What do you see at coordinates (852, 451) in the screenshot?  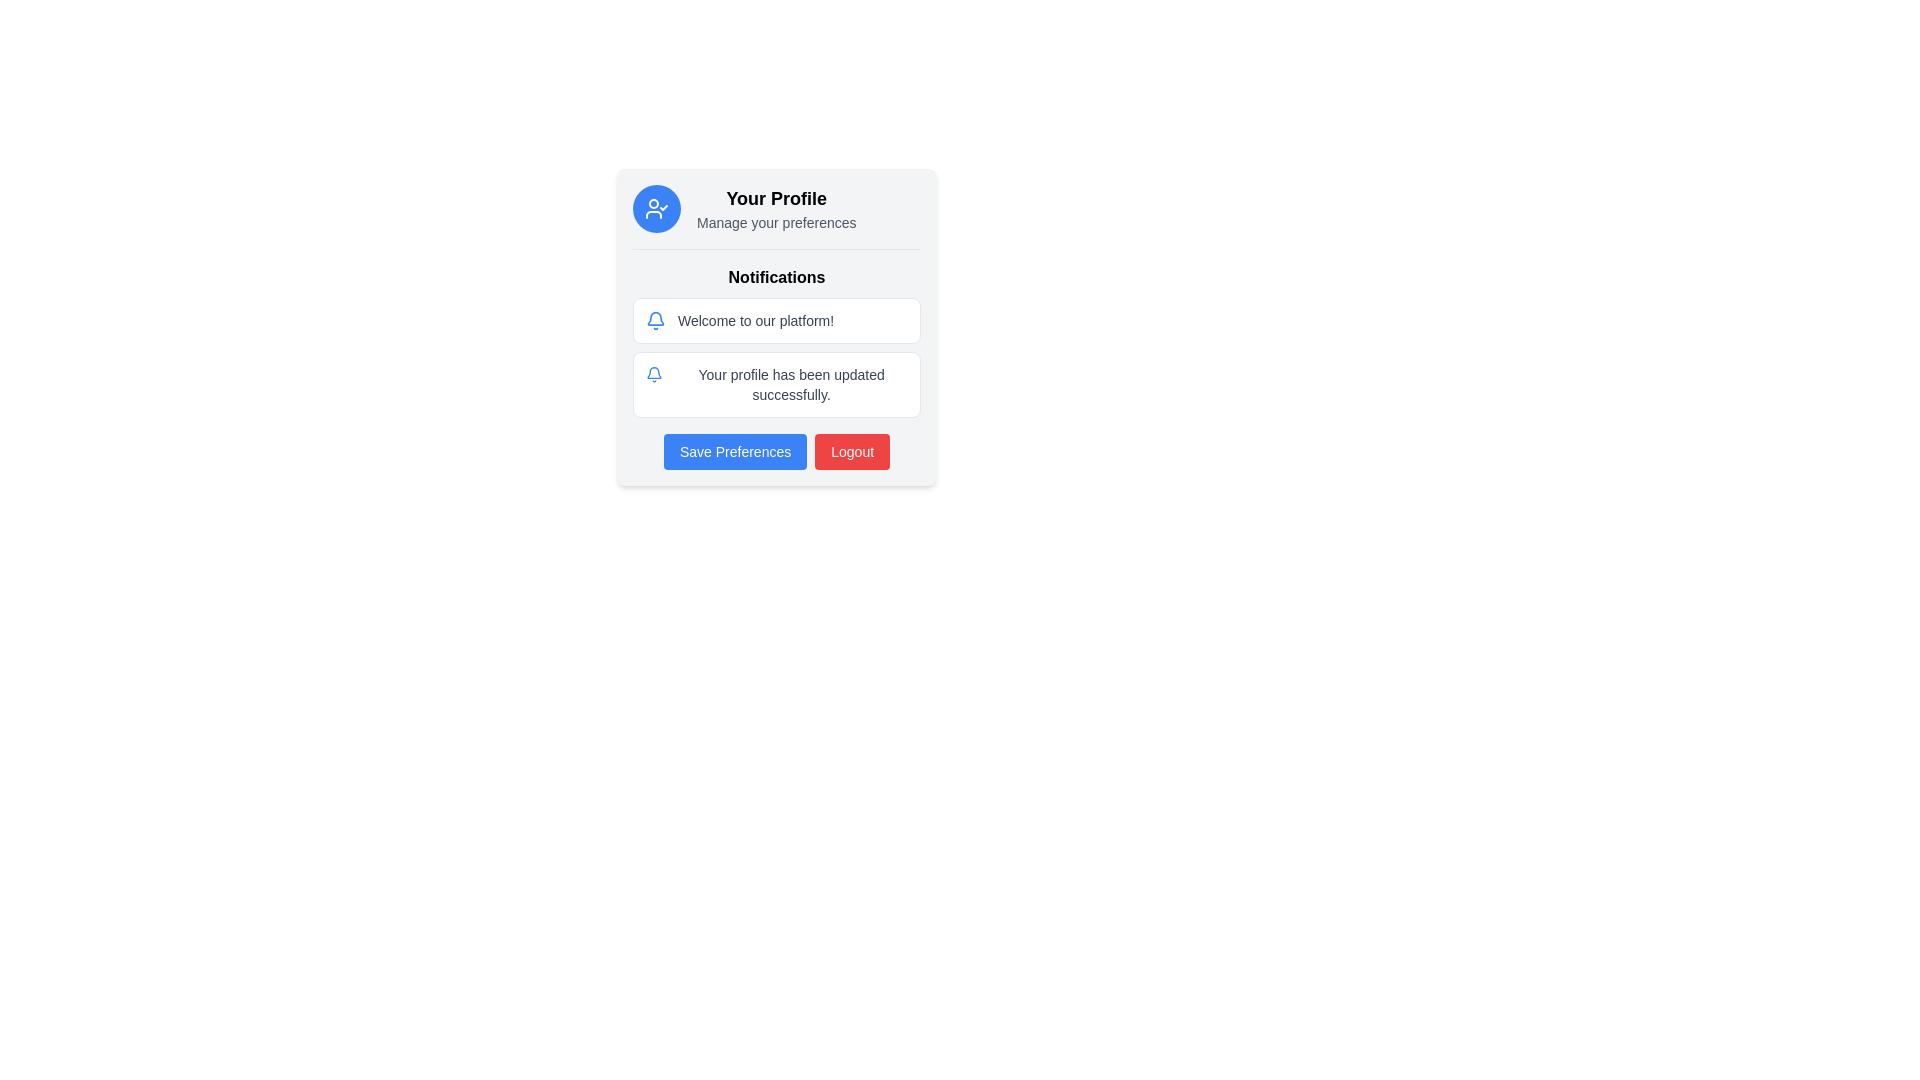 I see `the logout button located at the bottom-right area of the 'Your Profile' modal dialog to terminate the current session` at bounding box center [852, 451].